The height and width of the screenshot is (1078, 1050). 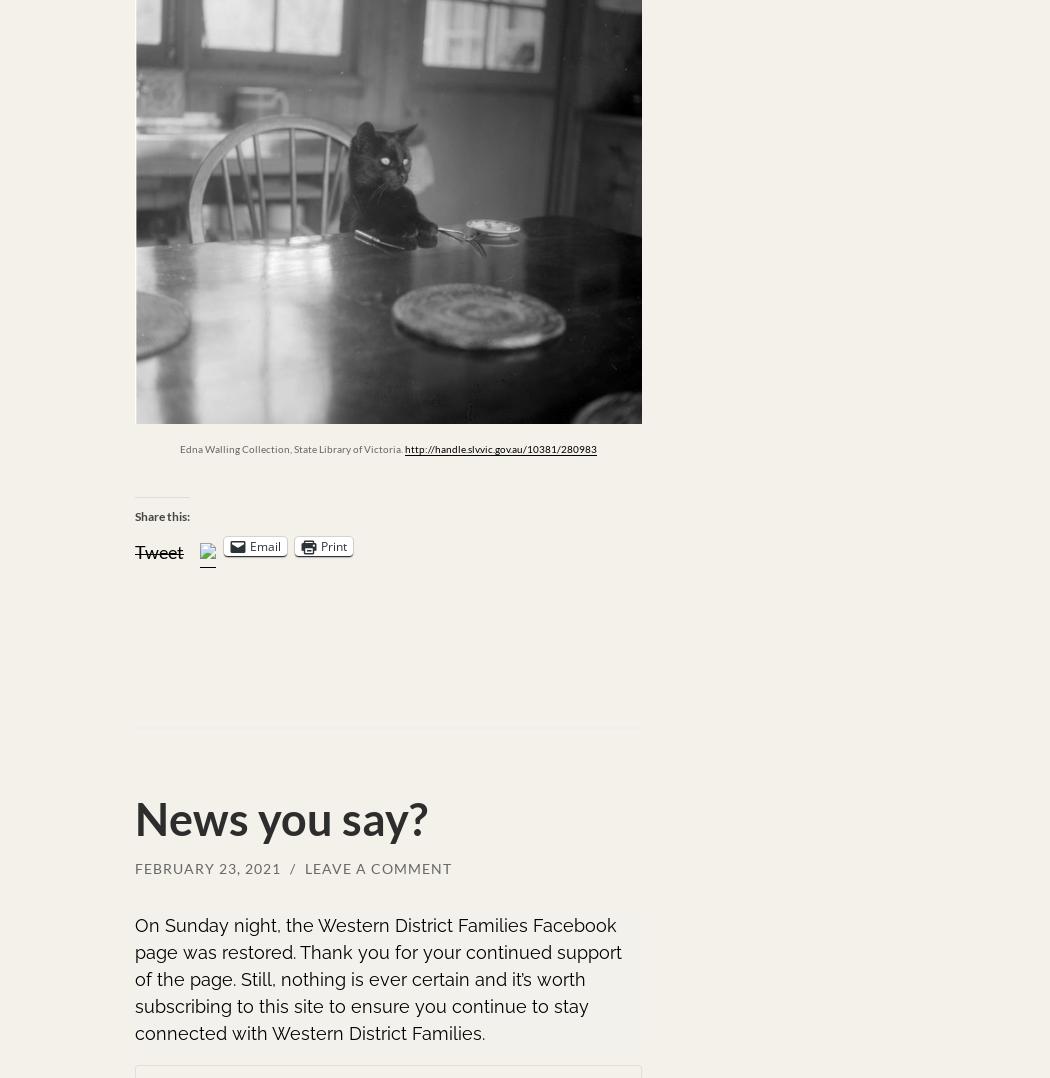 I want to click on 'Tweet', so click(x=159, y=549).